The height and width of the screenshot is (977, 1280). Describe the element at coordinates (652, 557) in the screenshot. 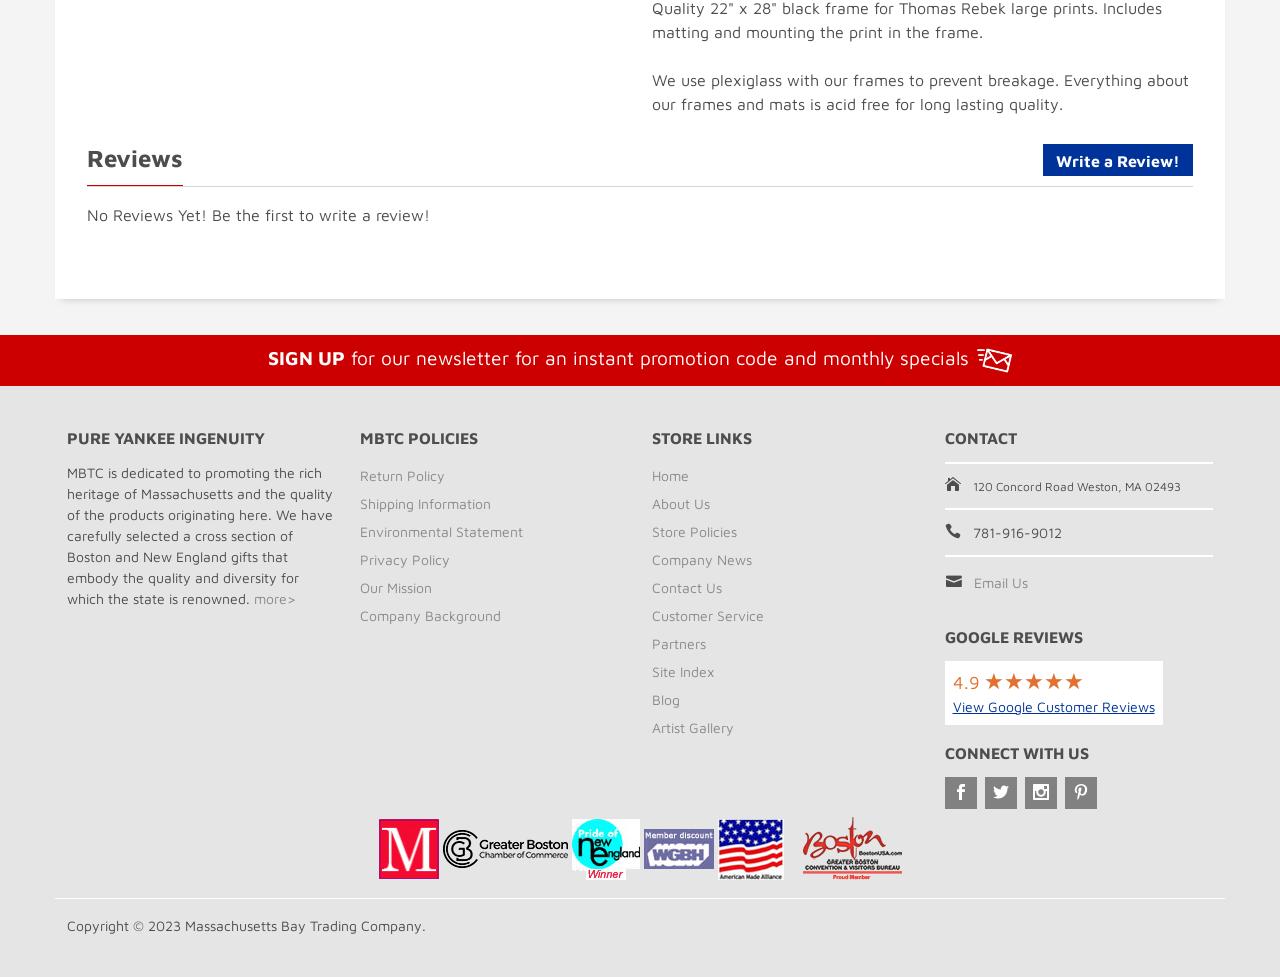

I see `'Company News'` at that location.